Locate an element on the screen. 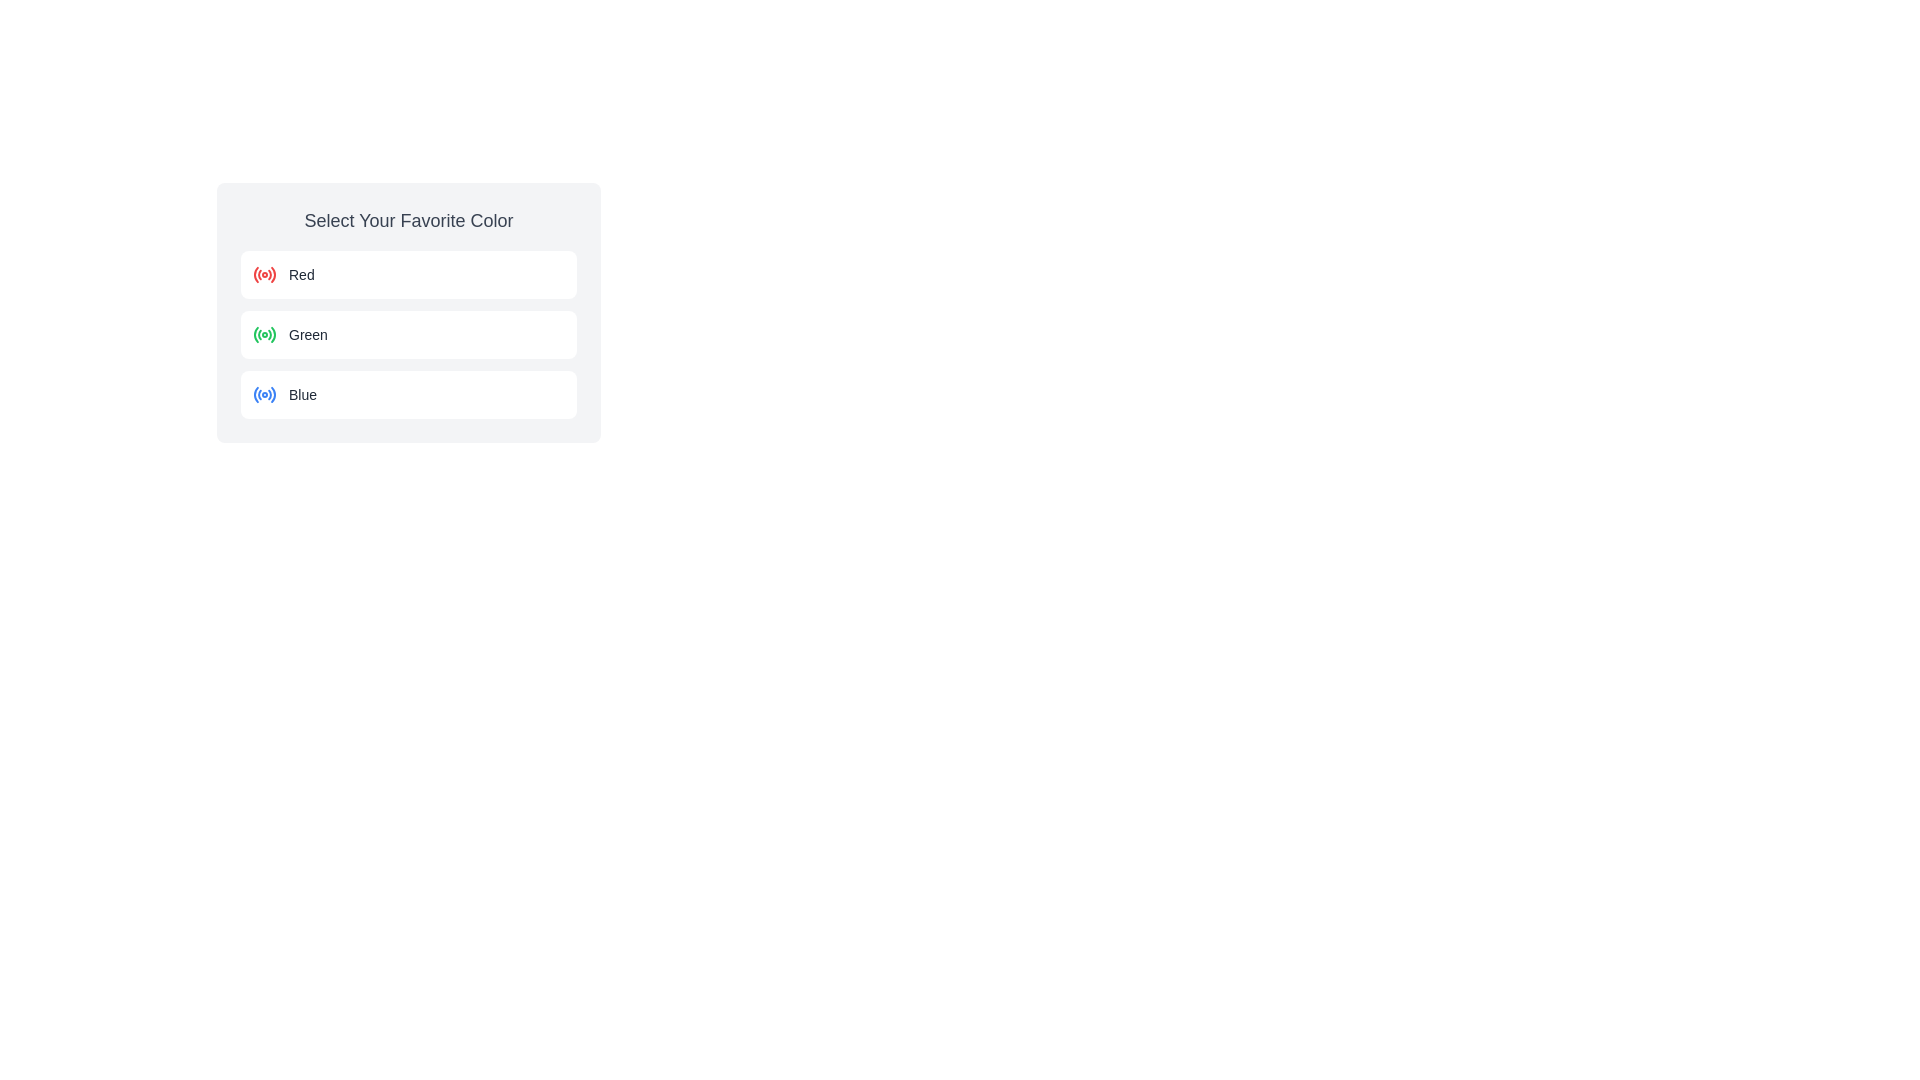  the green radio button, which is the leftmost component in the 'Green' row under 'Select Your Favorite Color' is located at coordinates (263, 334).